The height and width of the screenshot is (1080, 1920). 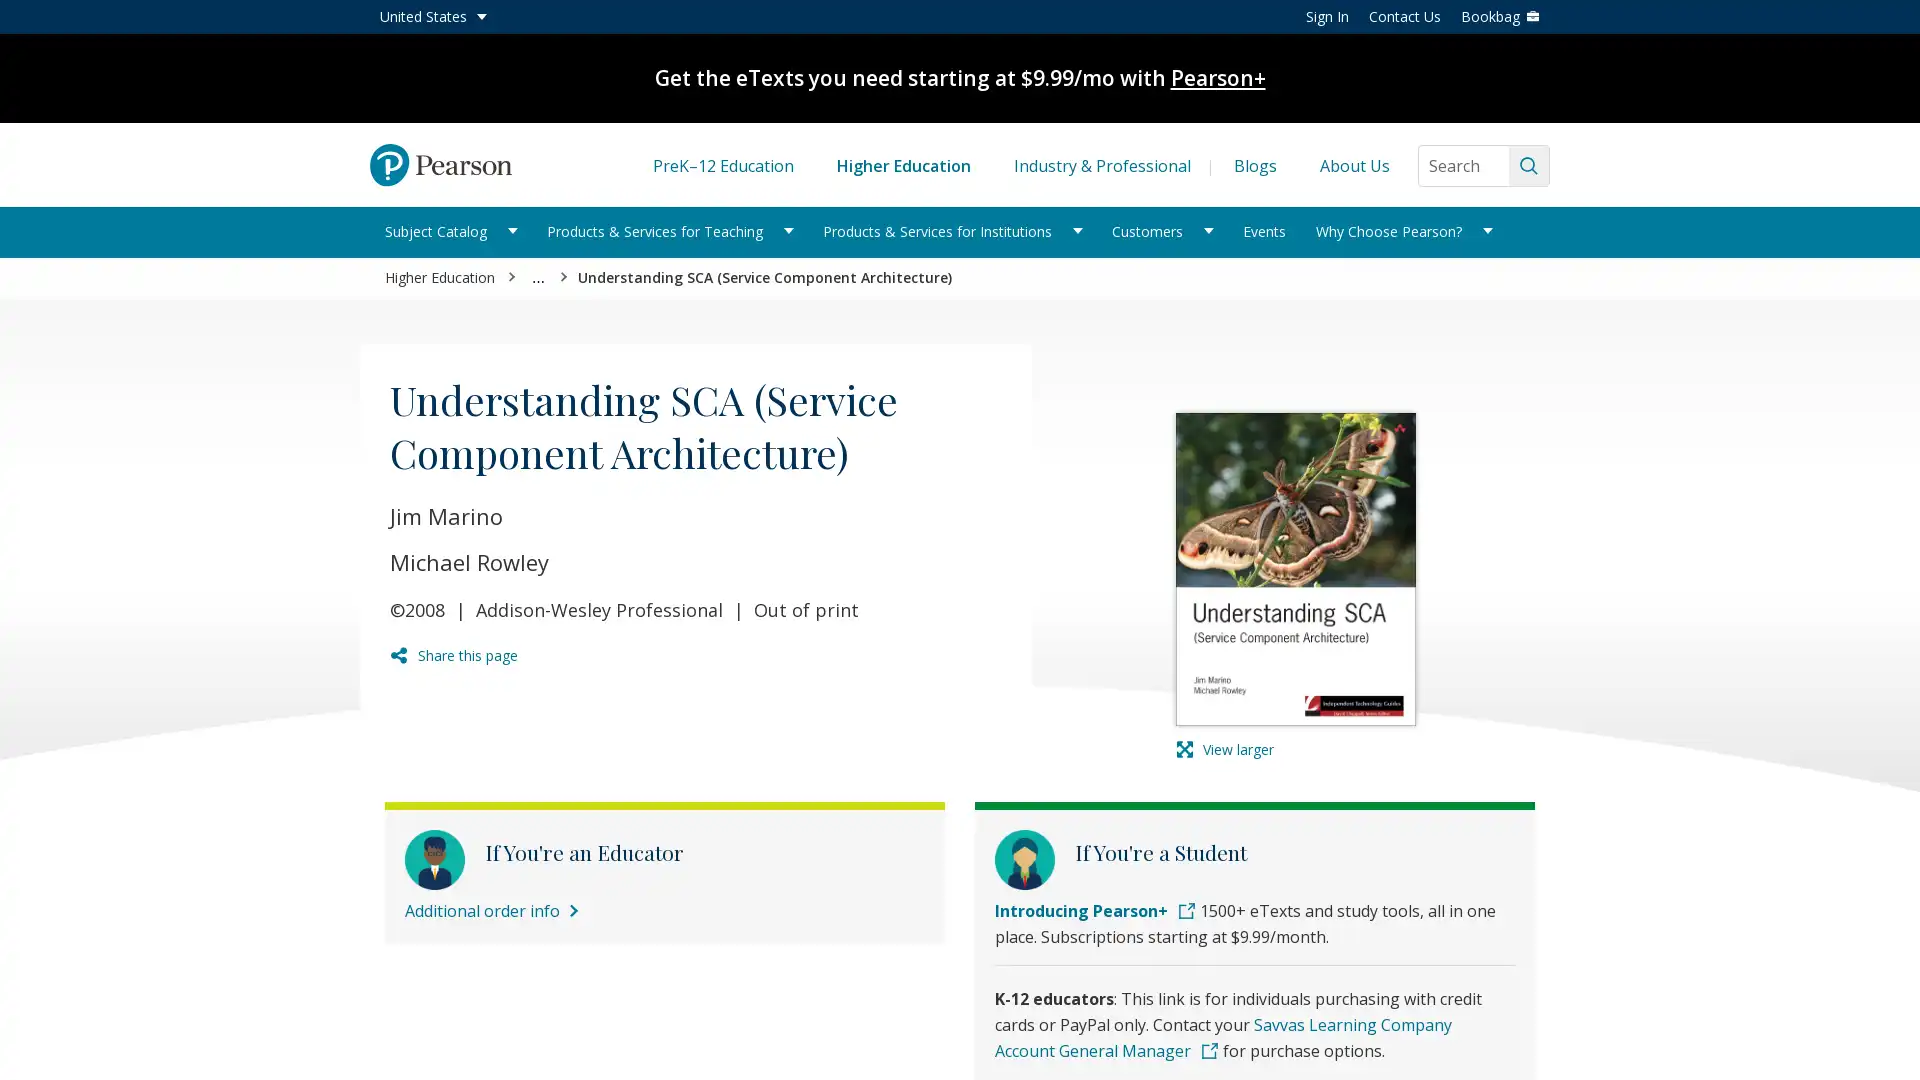 I want to click on ..., so click(x=538, y=278).